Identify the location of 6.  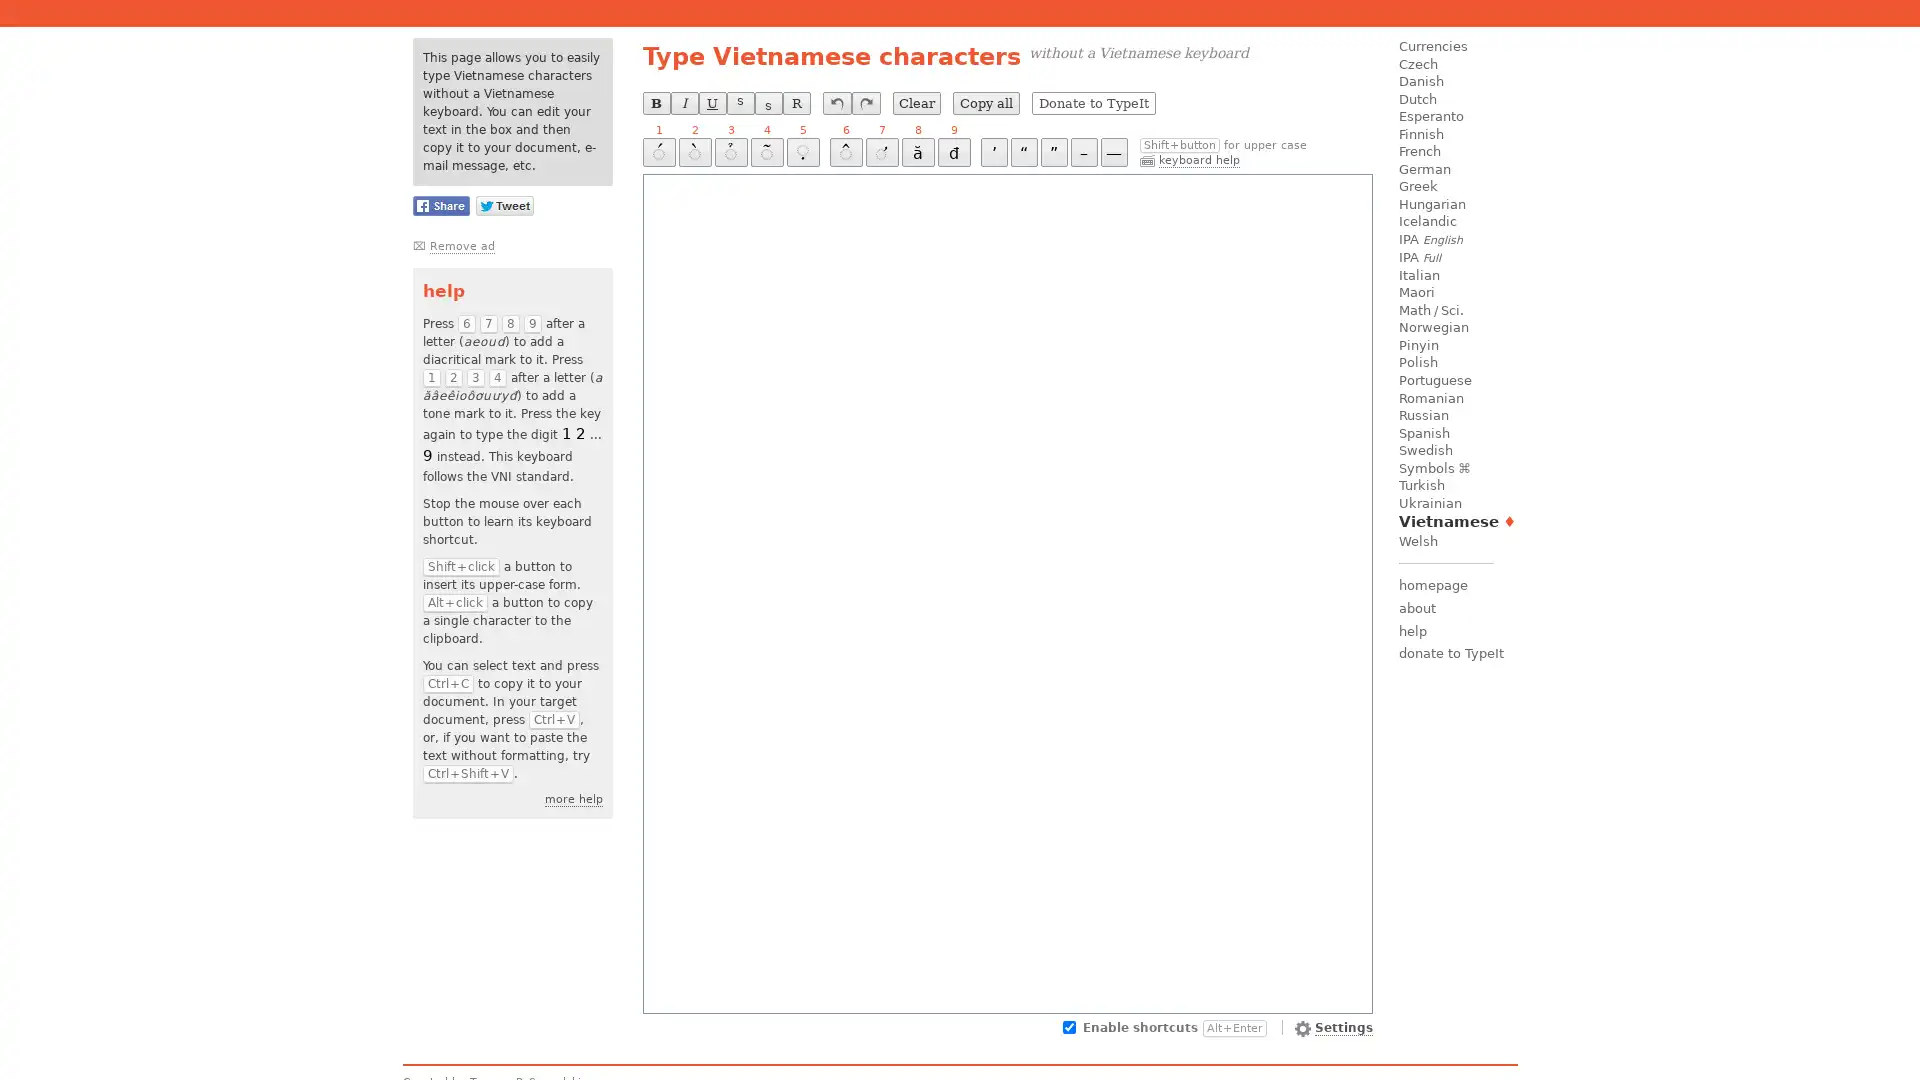
(845, 151).